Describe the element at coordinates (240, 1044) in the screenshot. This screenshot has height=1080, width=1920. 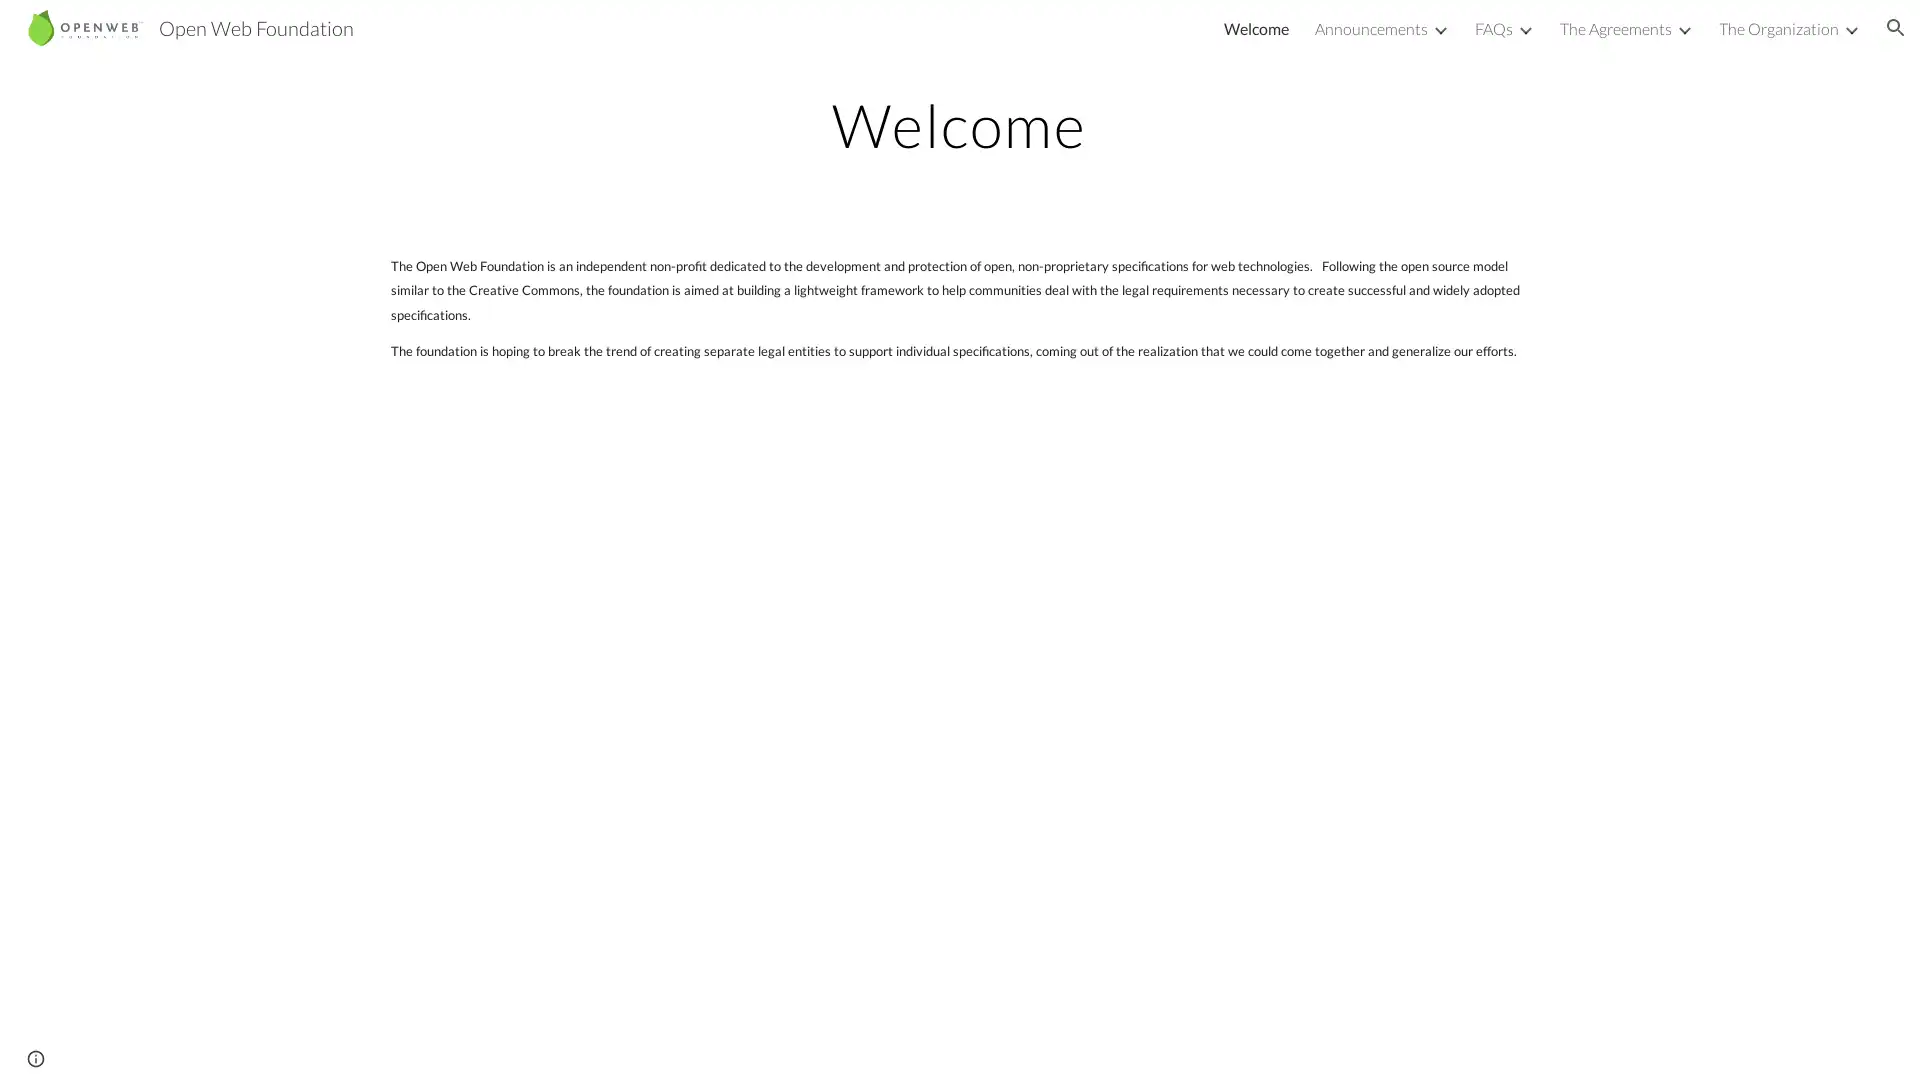
I see `Report abuse` at that location.